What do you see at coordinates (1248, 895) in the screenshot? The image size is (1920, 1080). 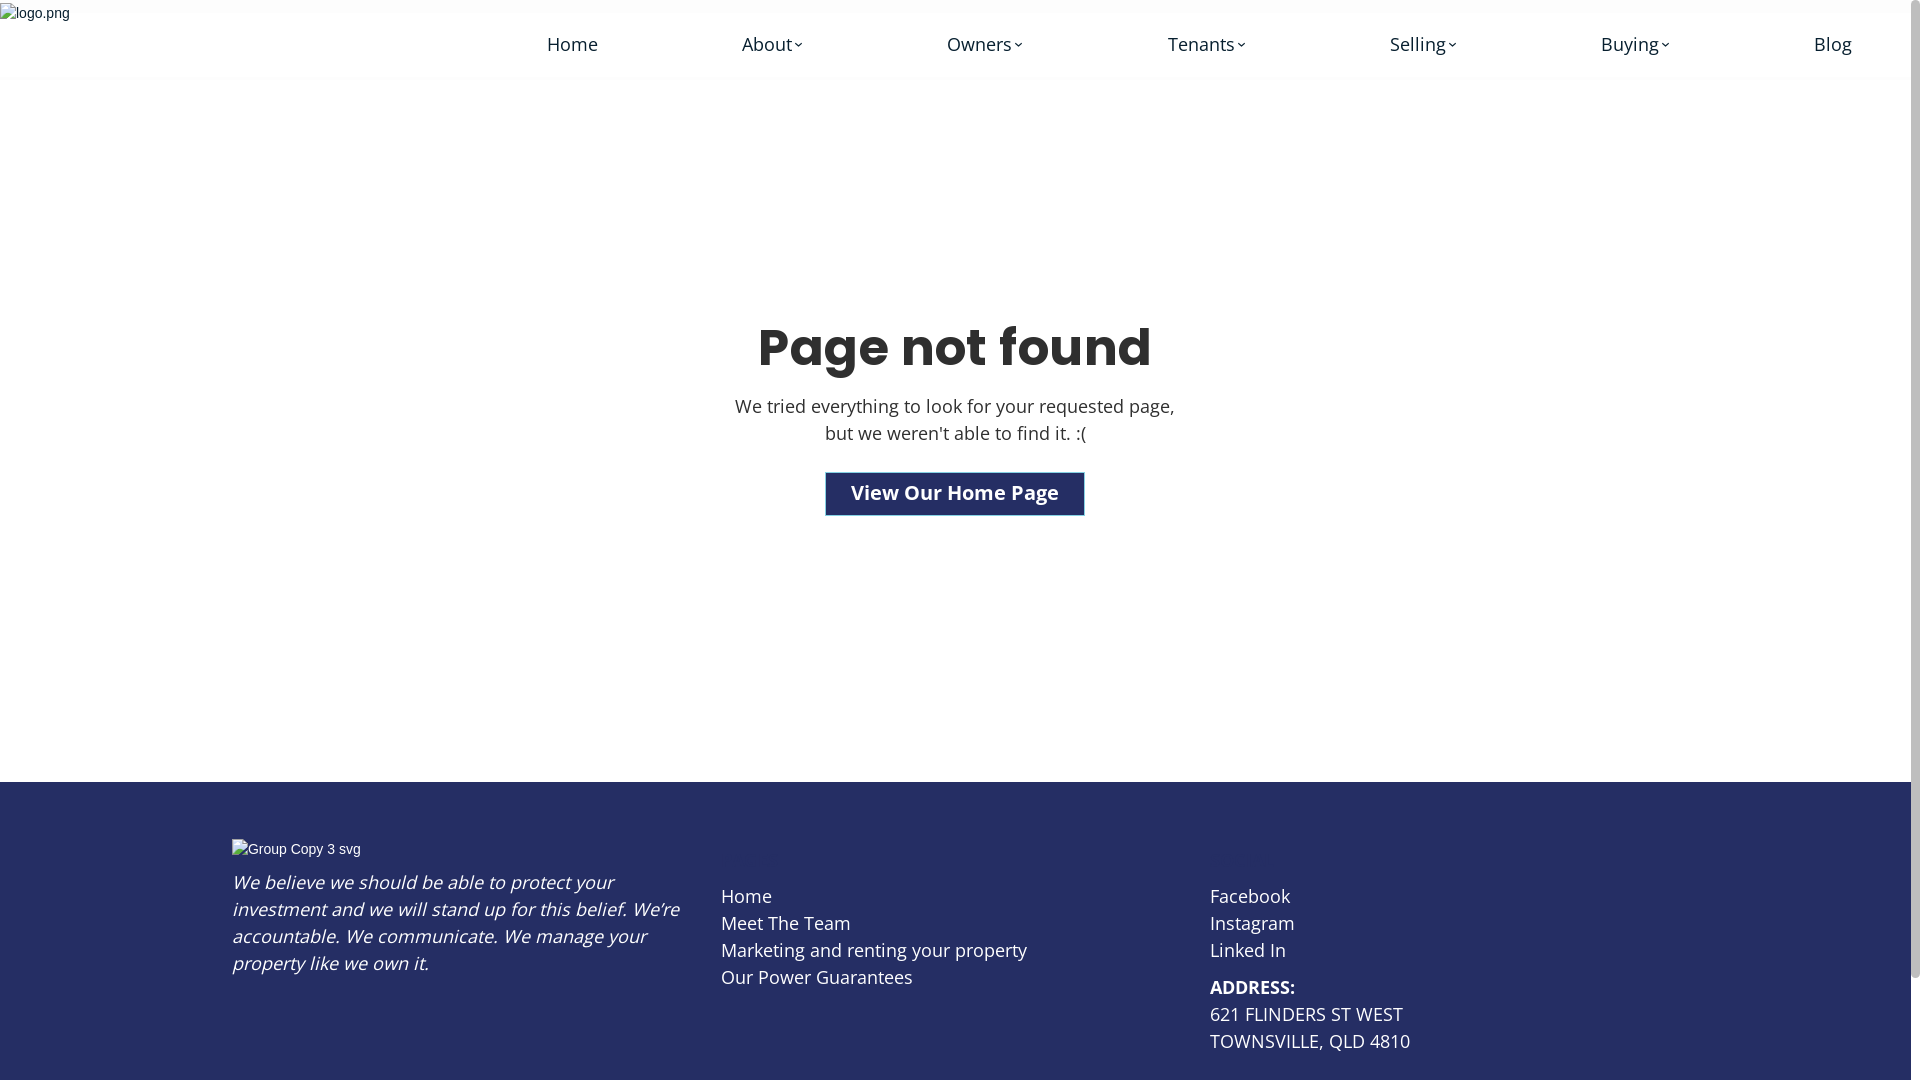 I see `'Facebook'` at bounding box center [1248, 895].